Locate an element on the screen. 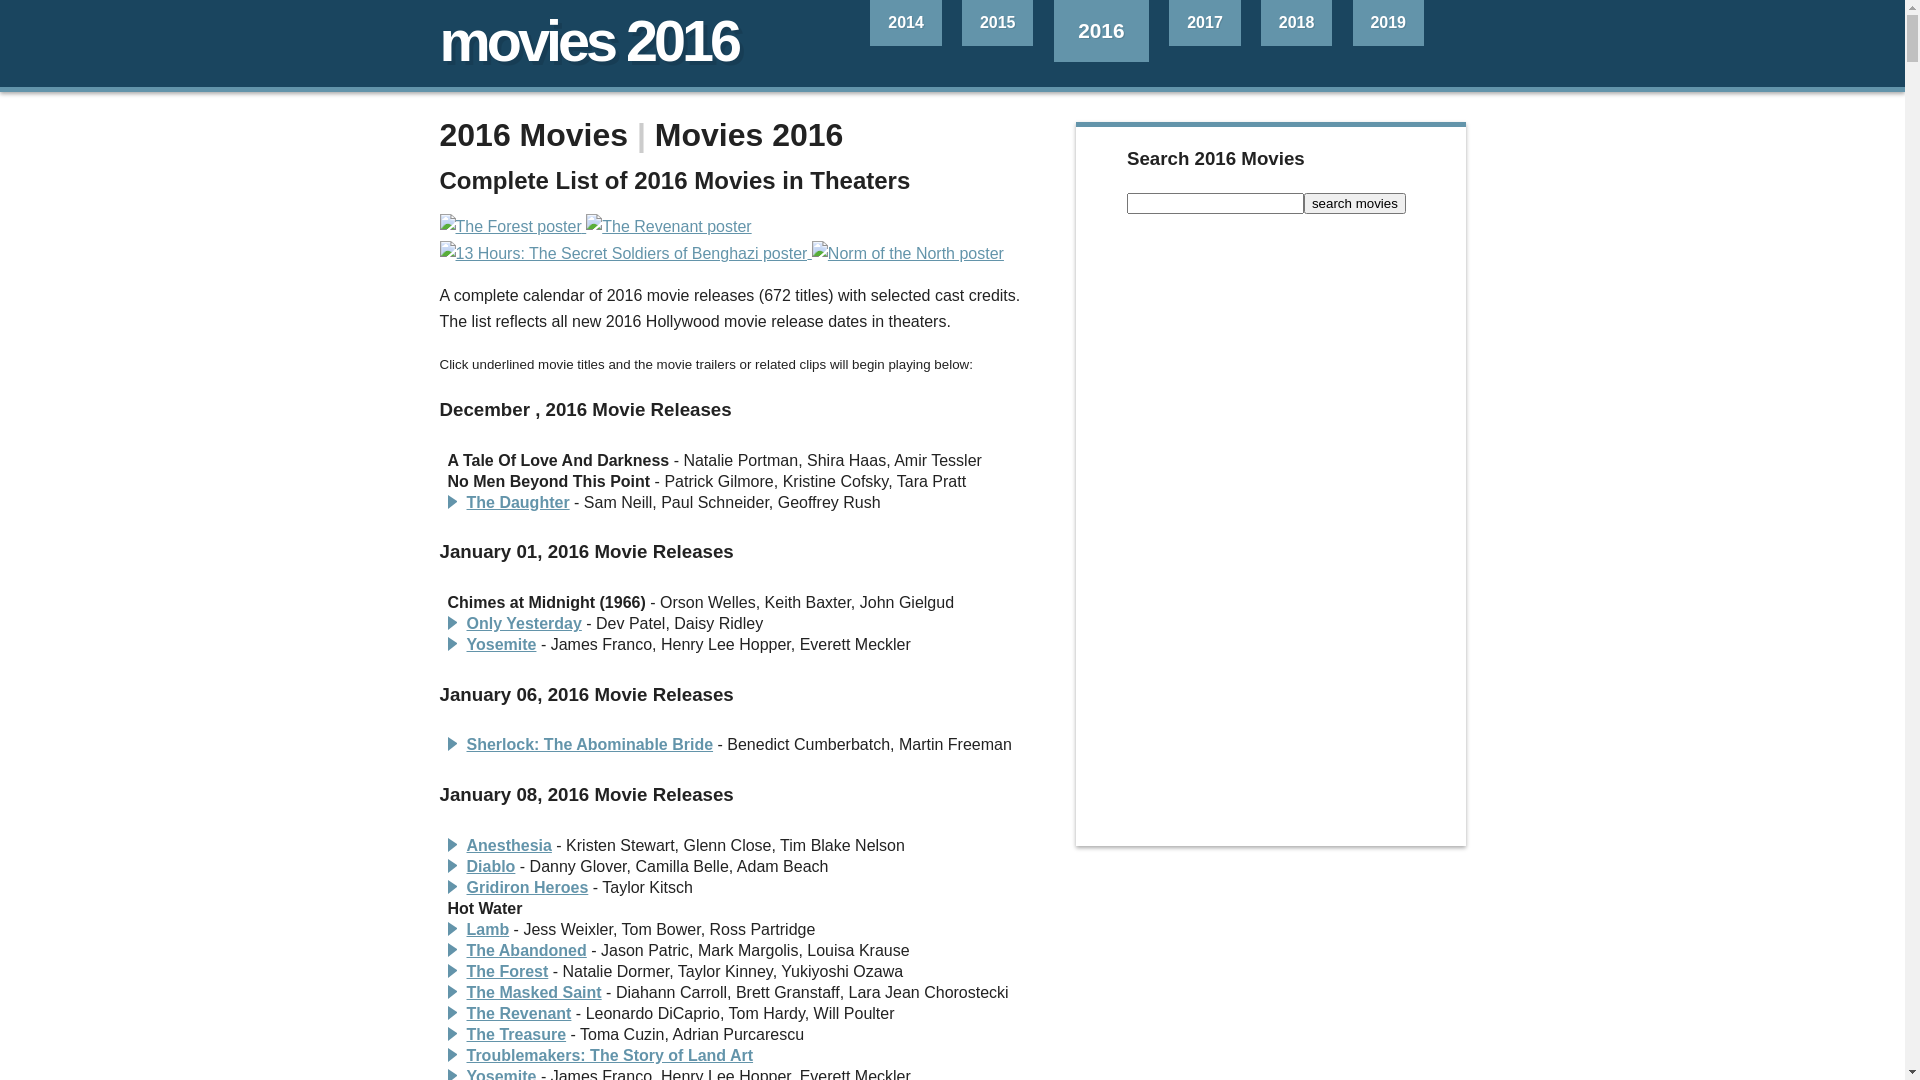  'The Revenant' is located at coordinates (518, 1013).